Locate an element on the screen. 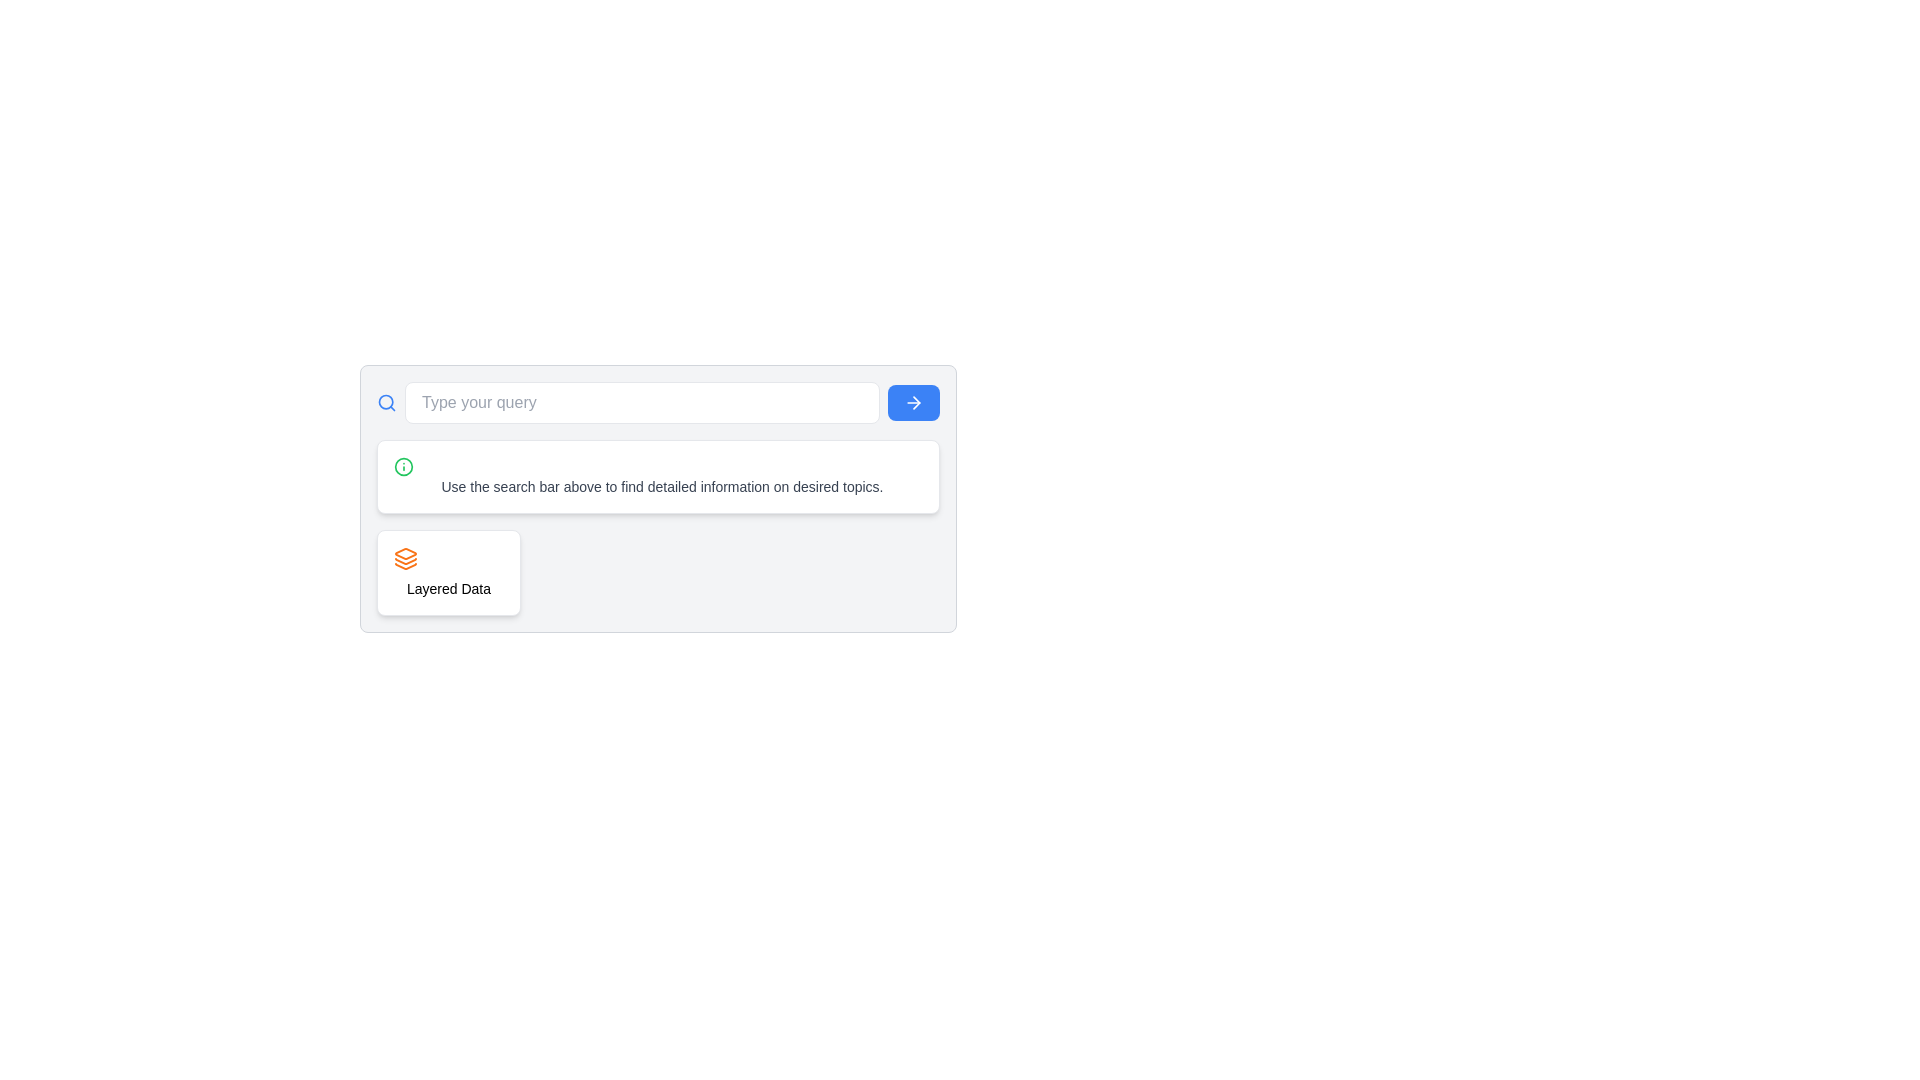 This screenshot has width=1920, height=1080. the blue rectangular button with rounded corners and bold white text or iconography, located adjacent to the search input field is located at coordinates (912, 402).